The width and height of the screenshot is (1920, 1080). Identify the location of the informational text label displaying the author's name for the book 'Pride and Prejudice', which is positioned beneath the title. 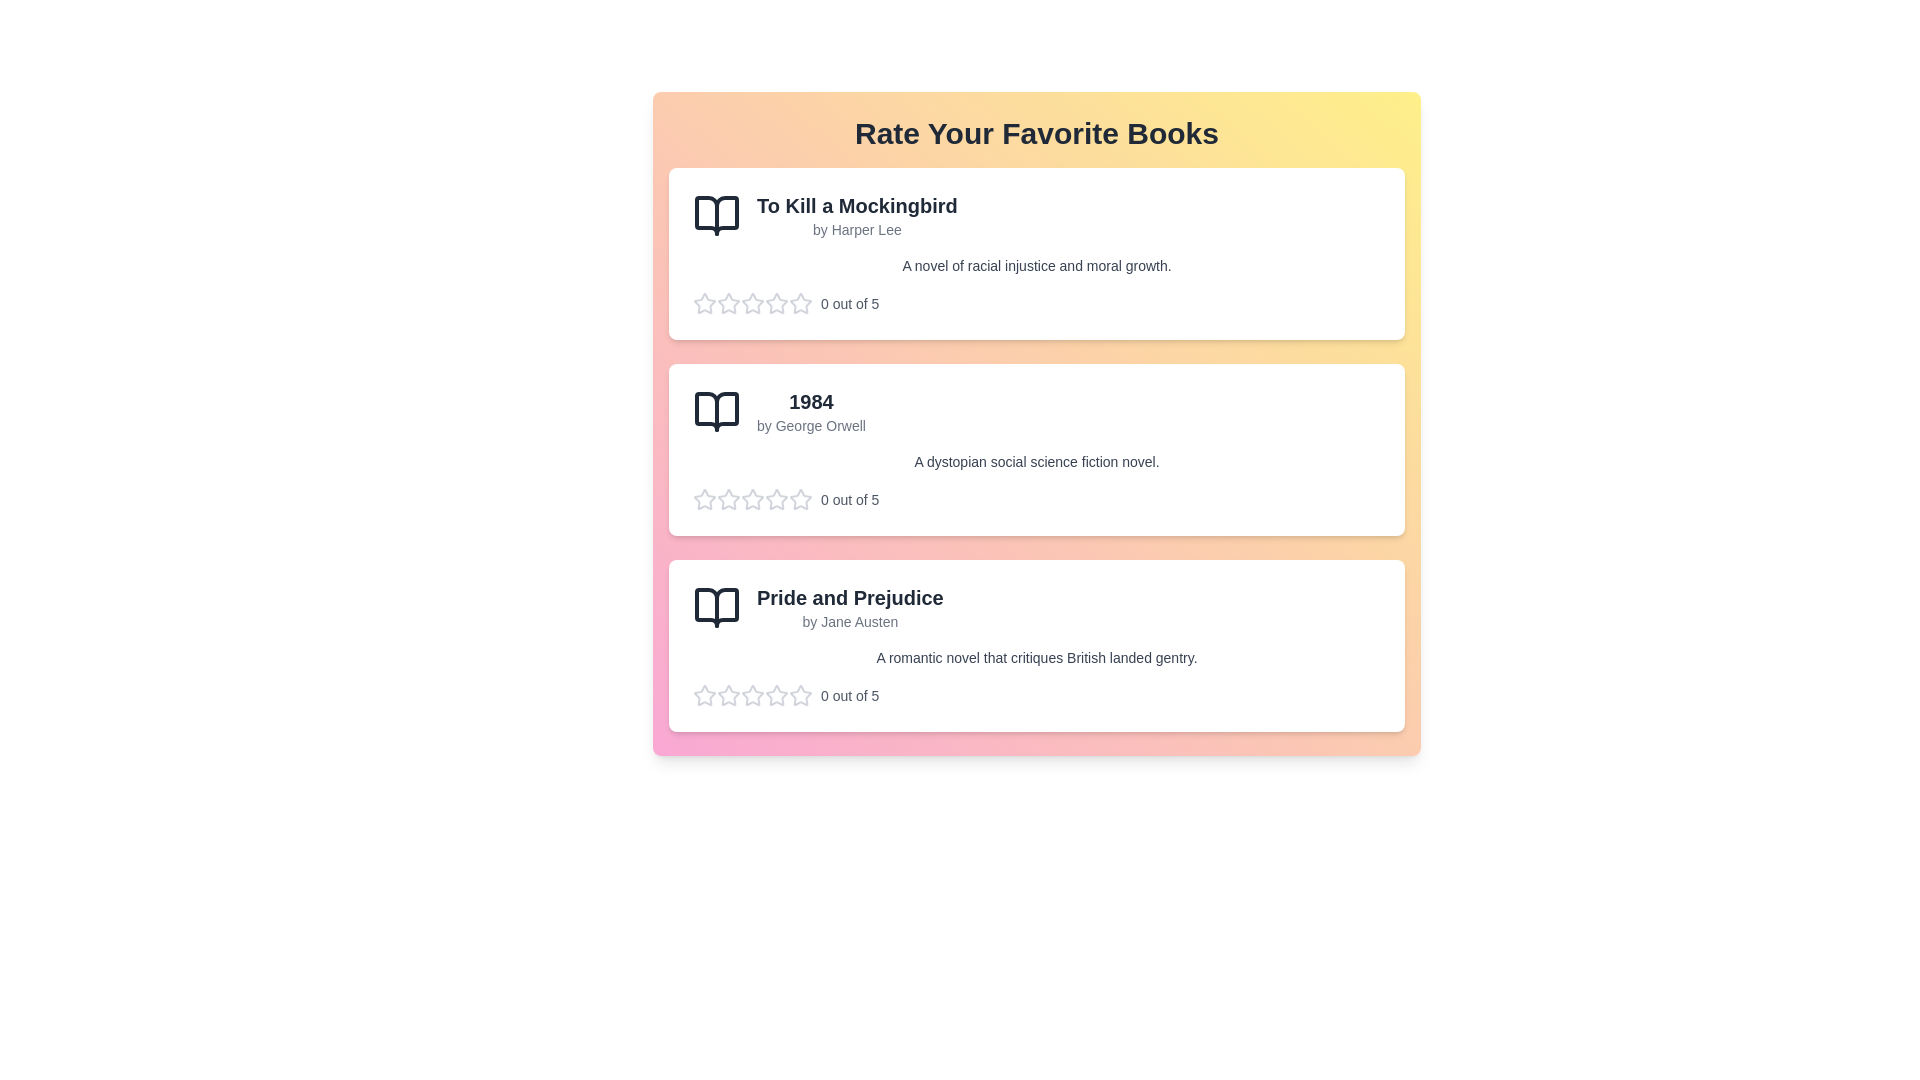
(850, 620).